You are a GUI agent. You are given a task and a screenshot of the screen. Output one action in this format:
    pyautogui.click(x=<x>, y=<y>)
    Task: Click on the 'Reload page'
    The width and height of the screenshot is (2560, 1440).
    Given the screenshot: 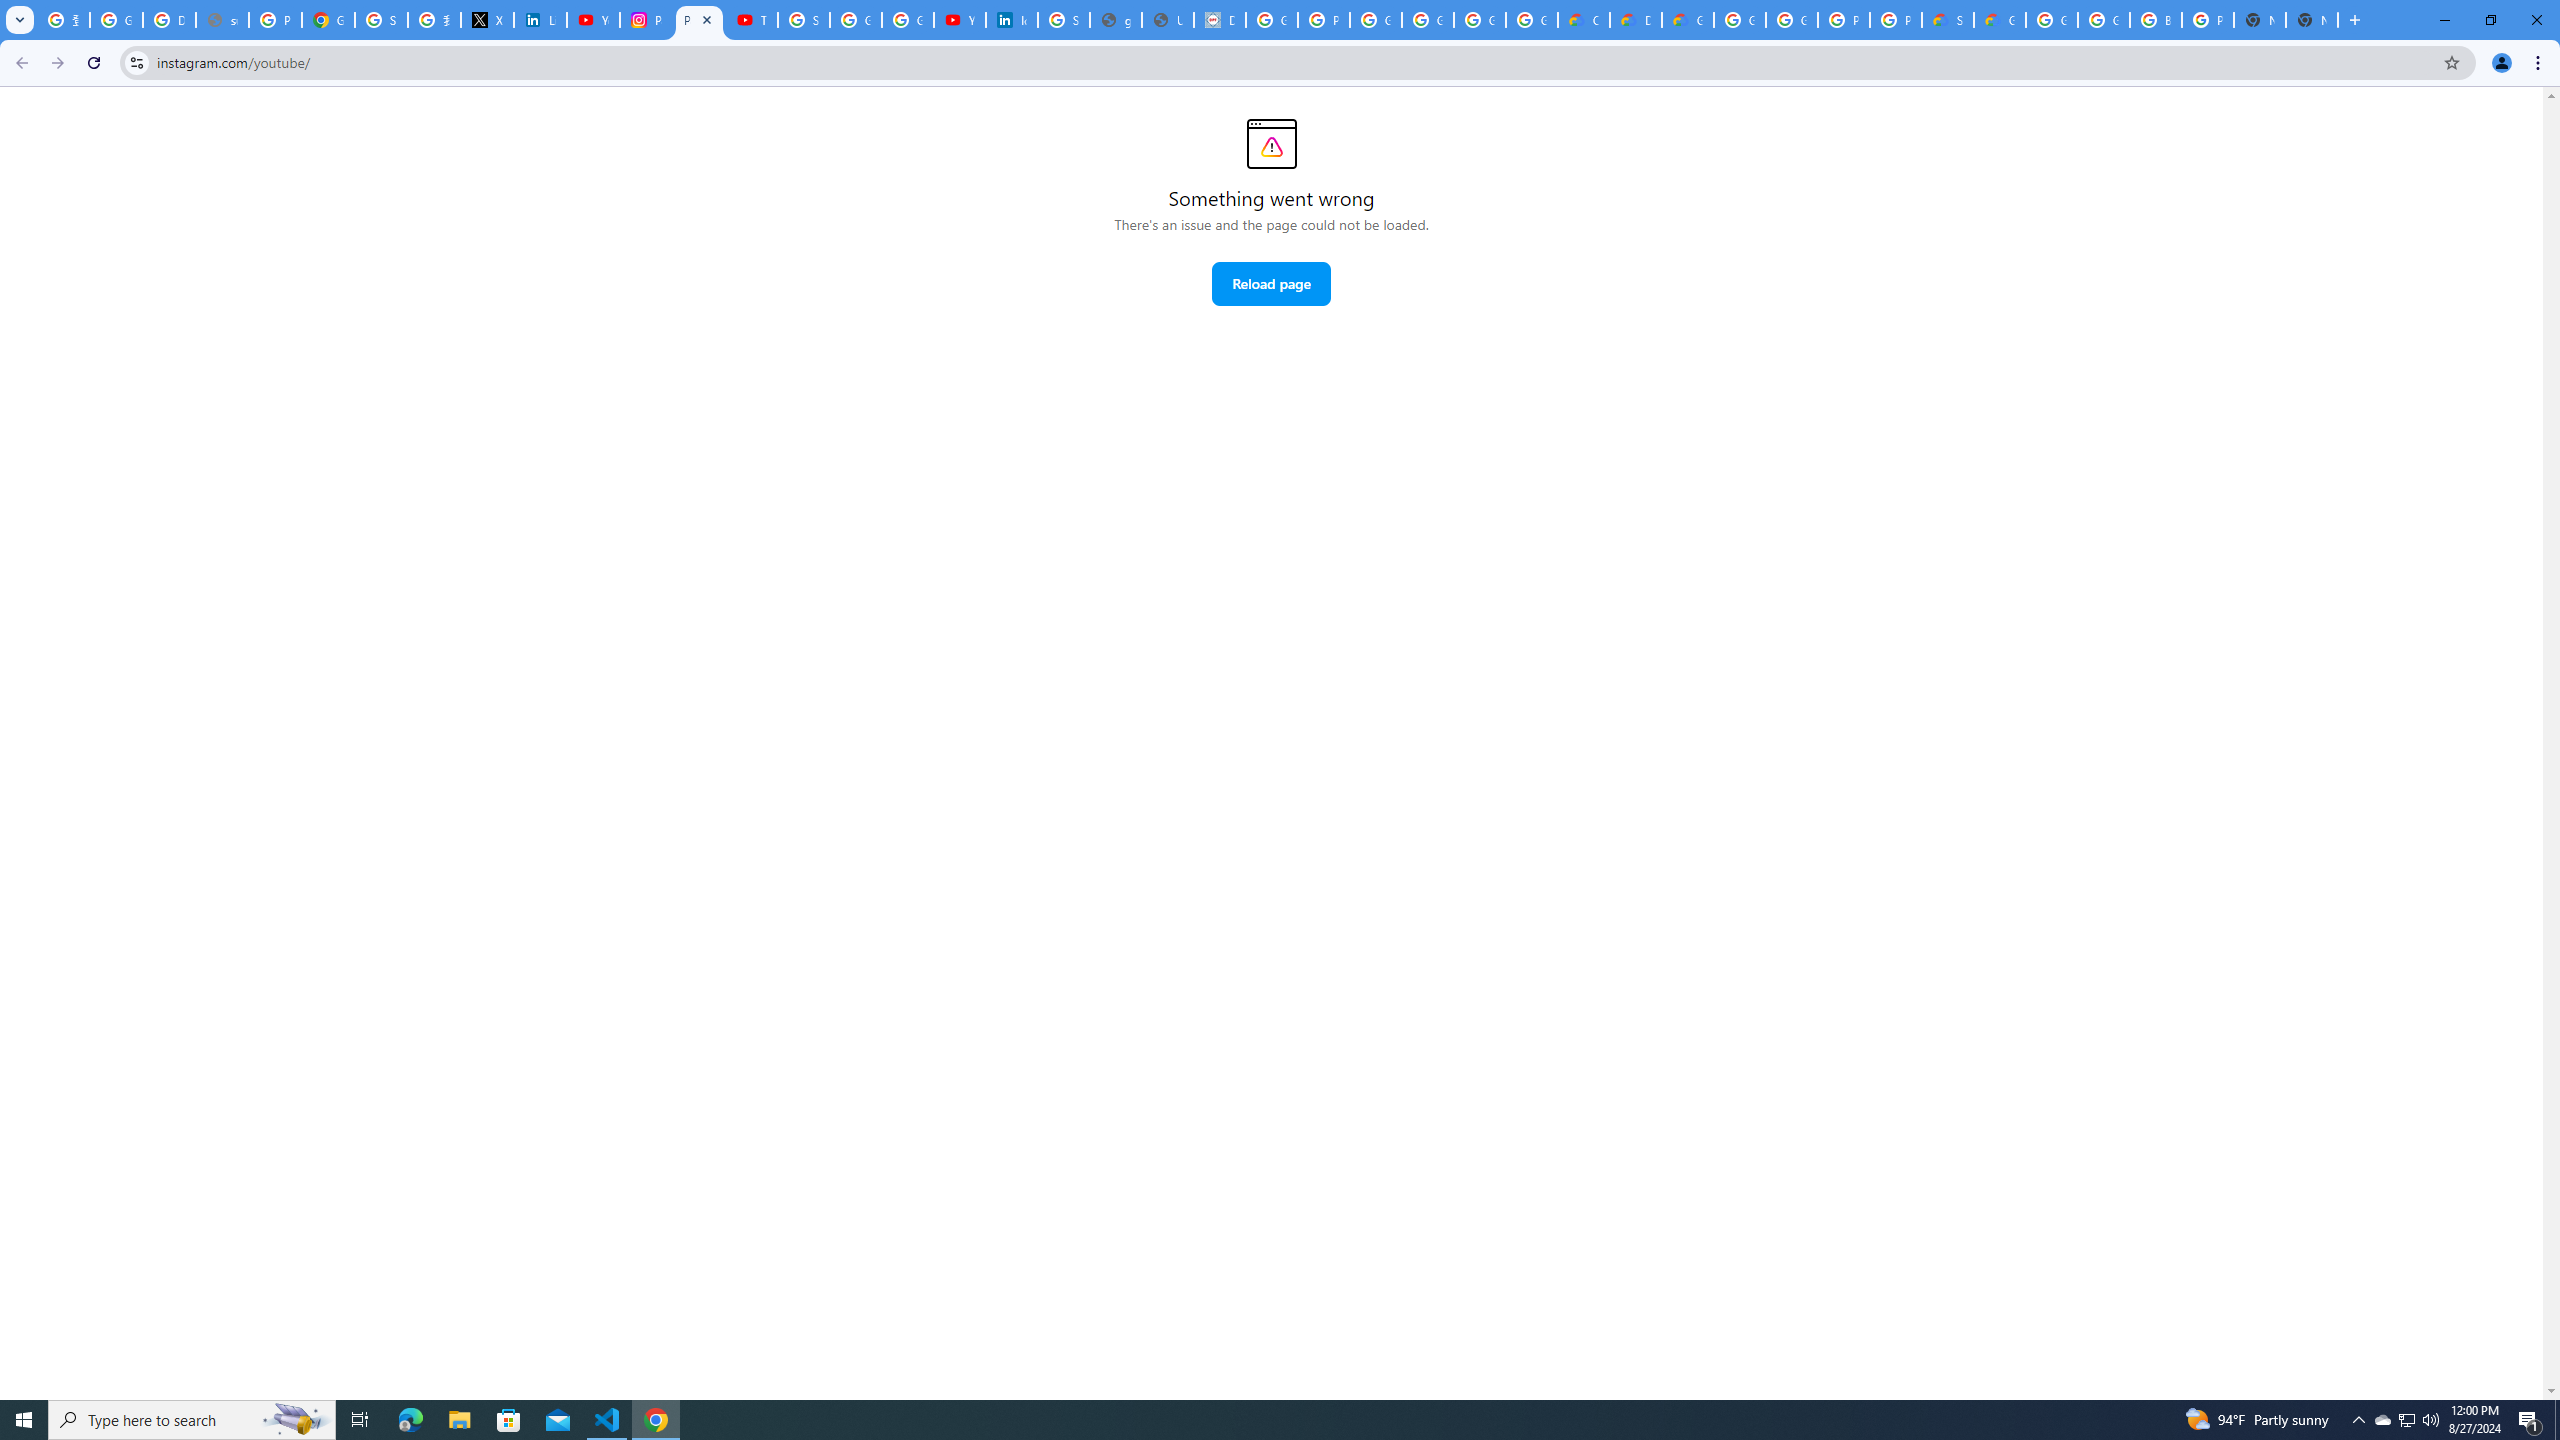 What is the action you would take?
    pyautogui.click(x=1271, y=283)
    